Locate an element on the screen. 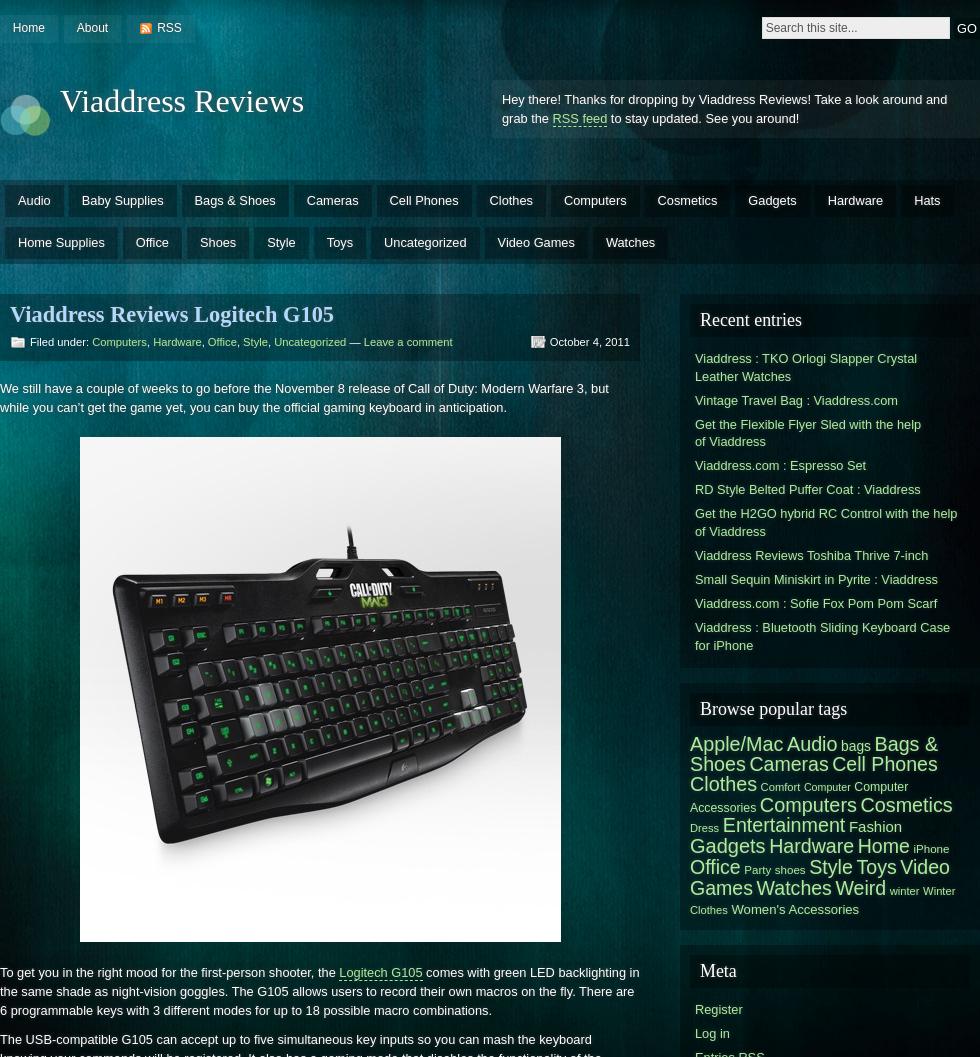  'Clothes' is located at coordinates (723, 783).